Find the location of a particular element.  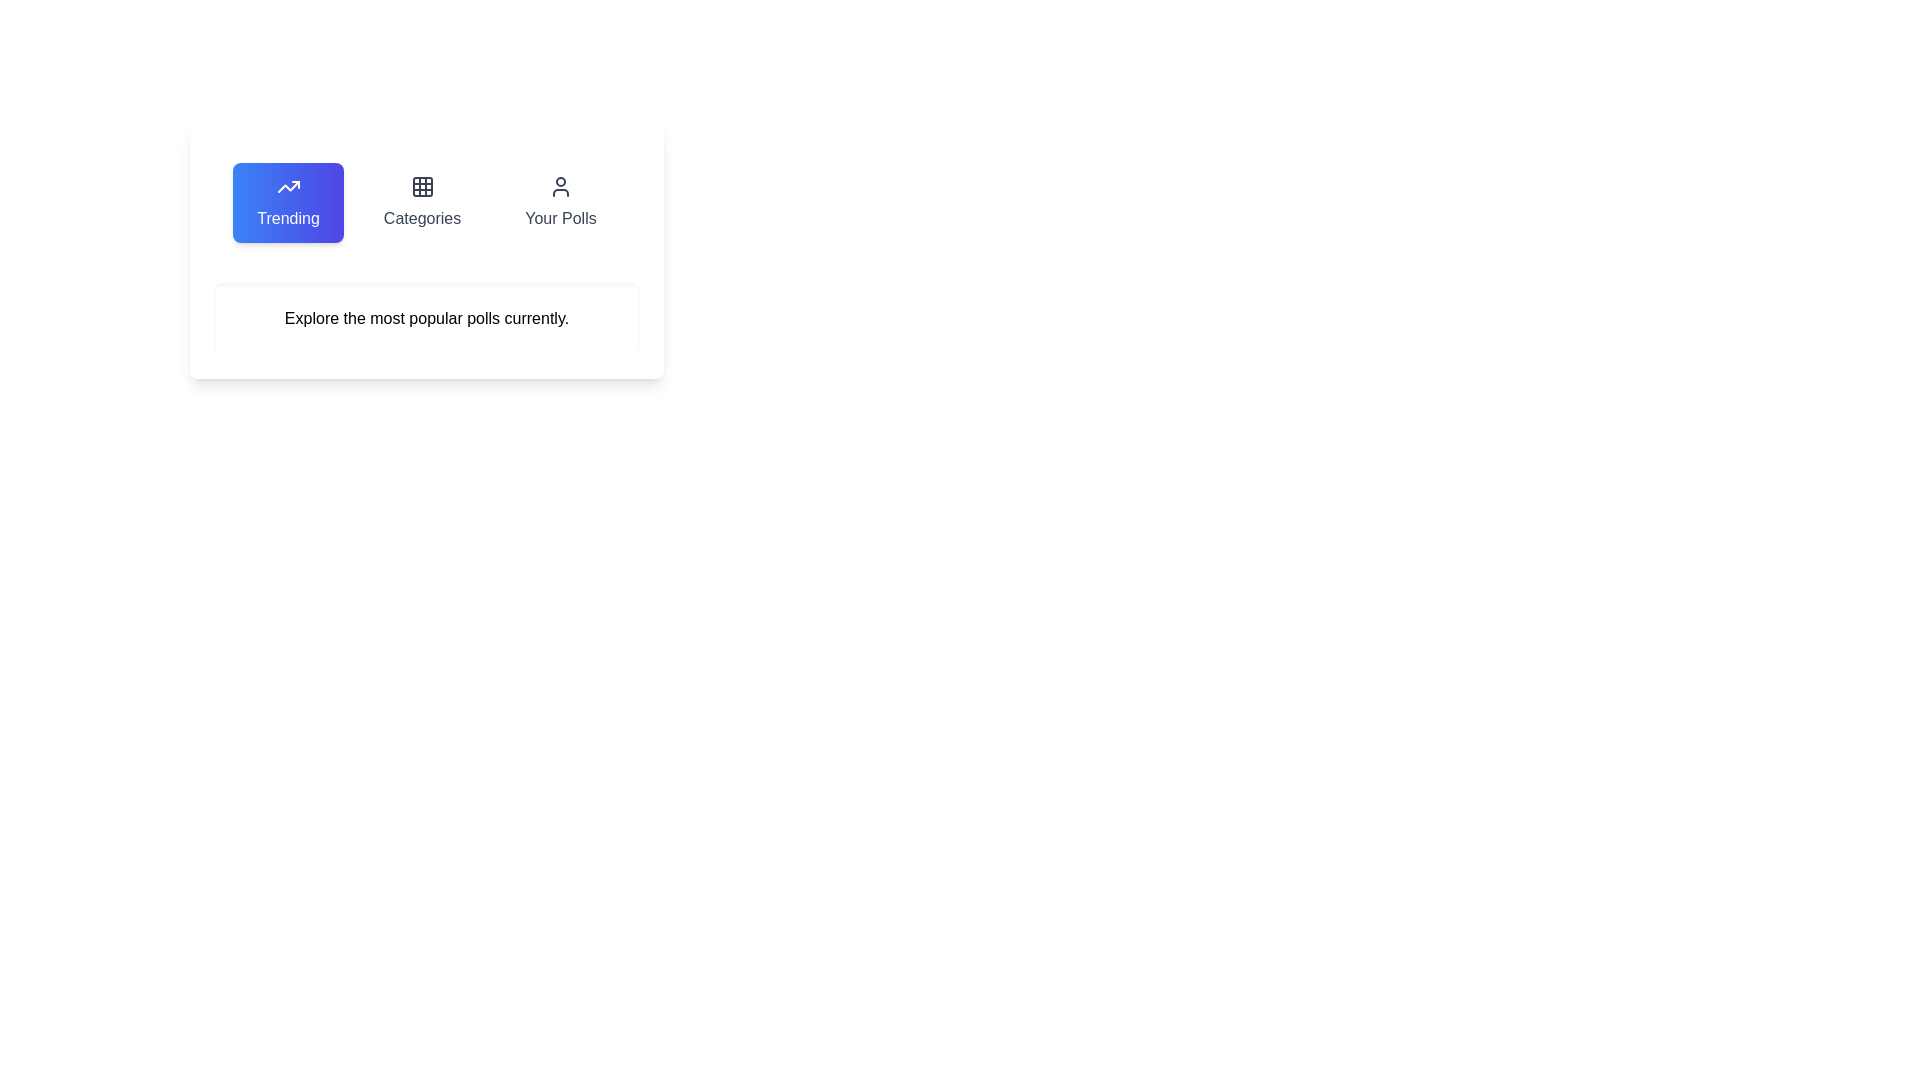

the tab labeled 'Categories' to switch to the corresponding section is located at coordinates (421, 203).